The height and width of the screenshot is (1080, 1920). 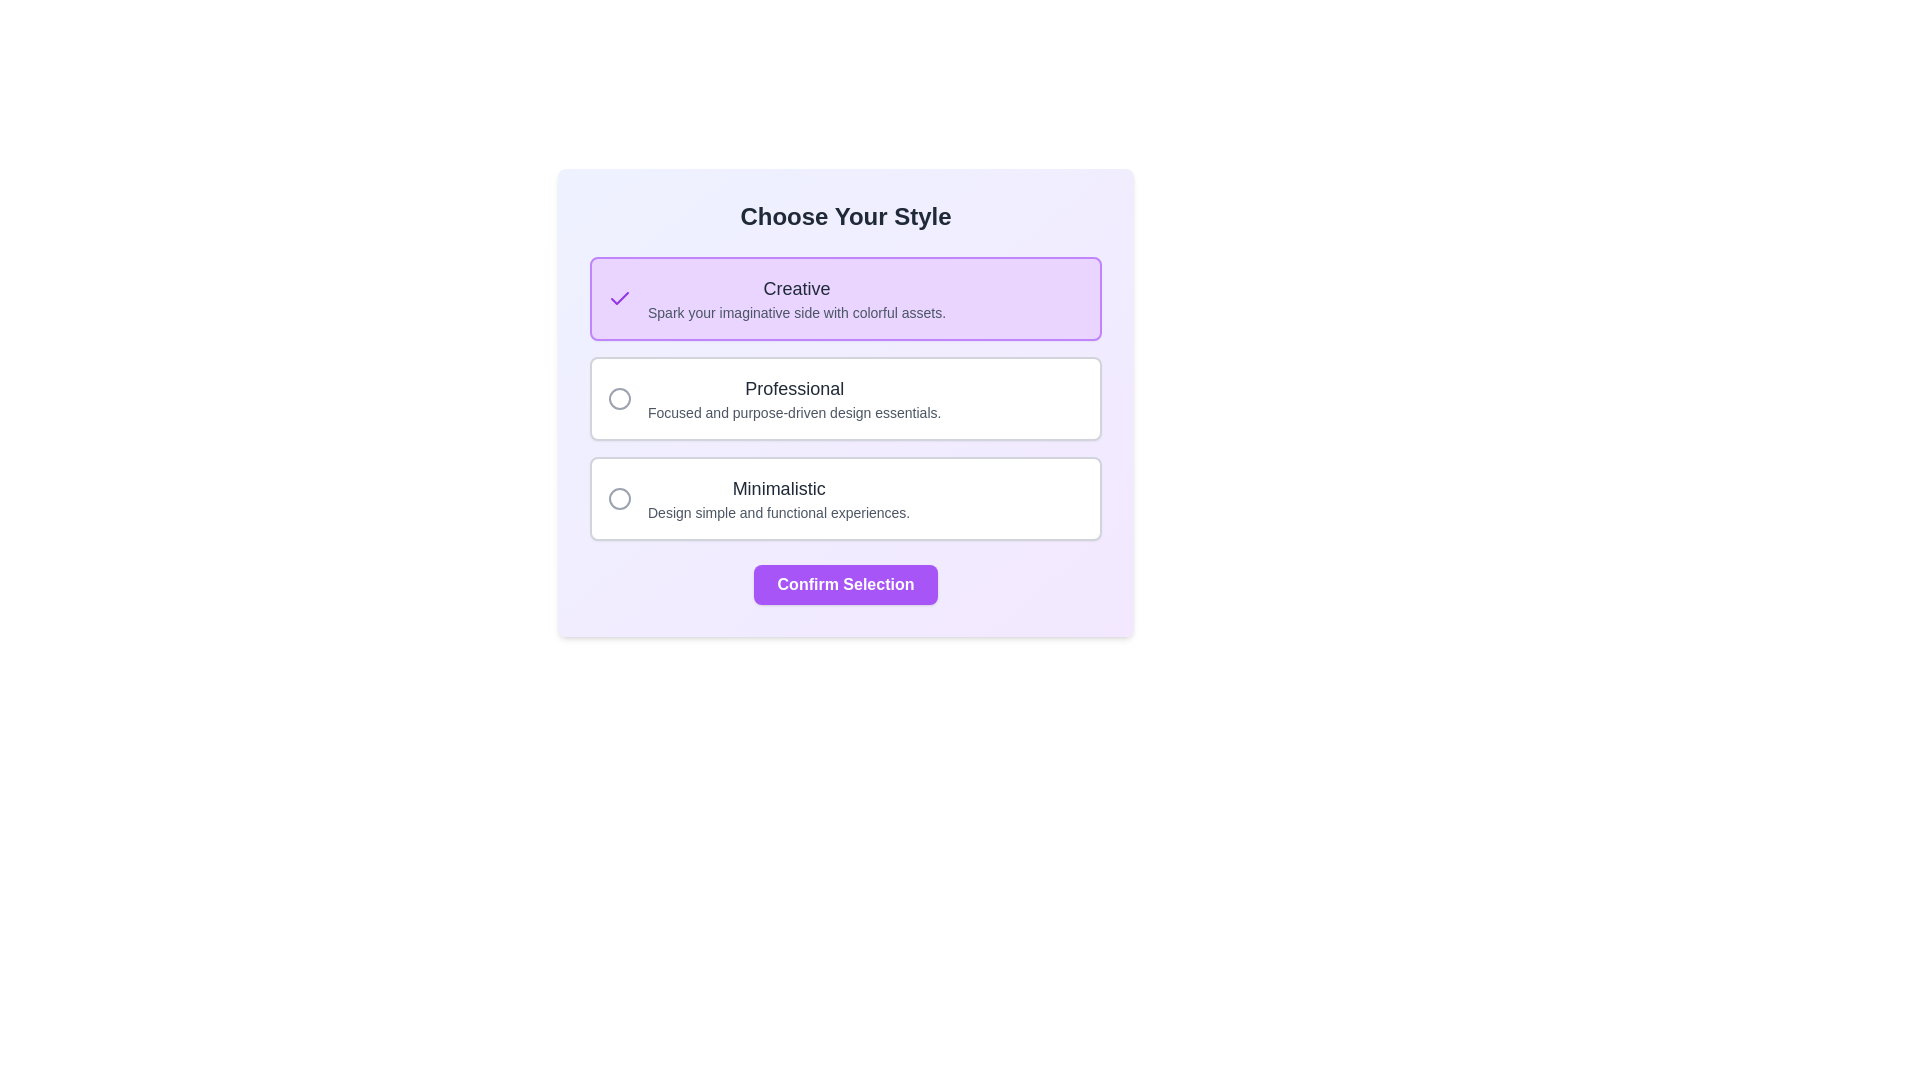 I want to click on the gray outlined circle icon located within the second list item labeled 'Professional' under 'Choose Your Style.', so click(x=618, y=398).